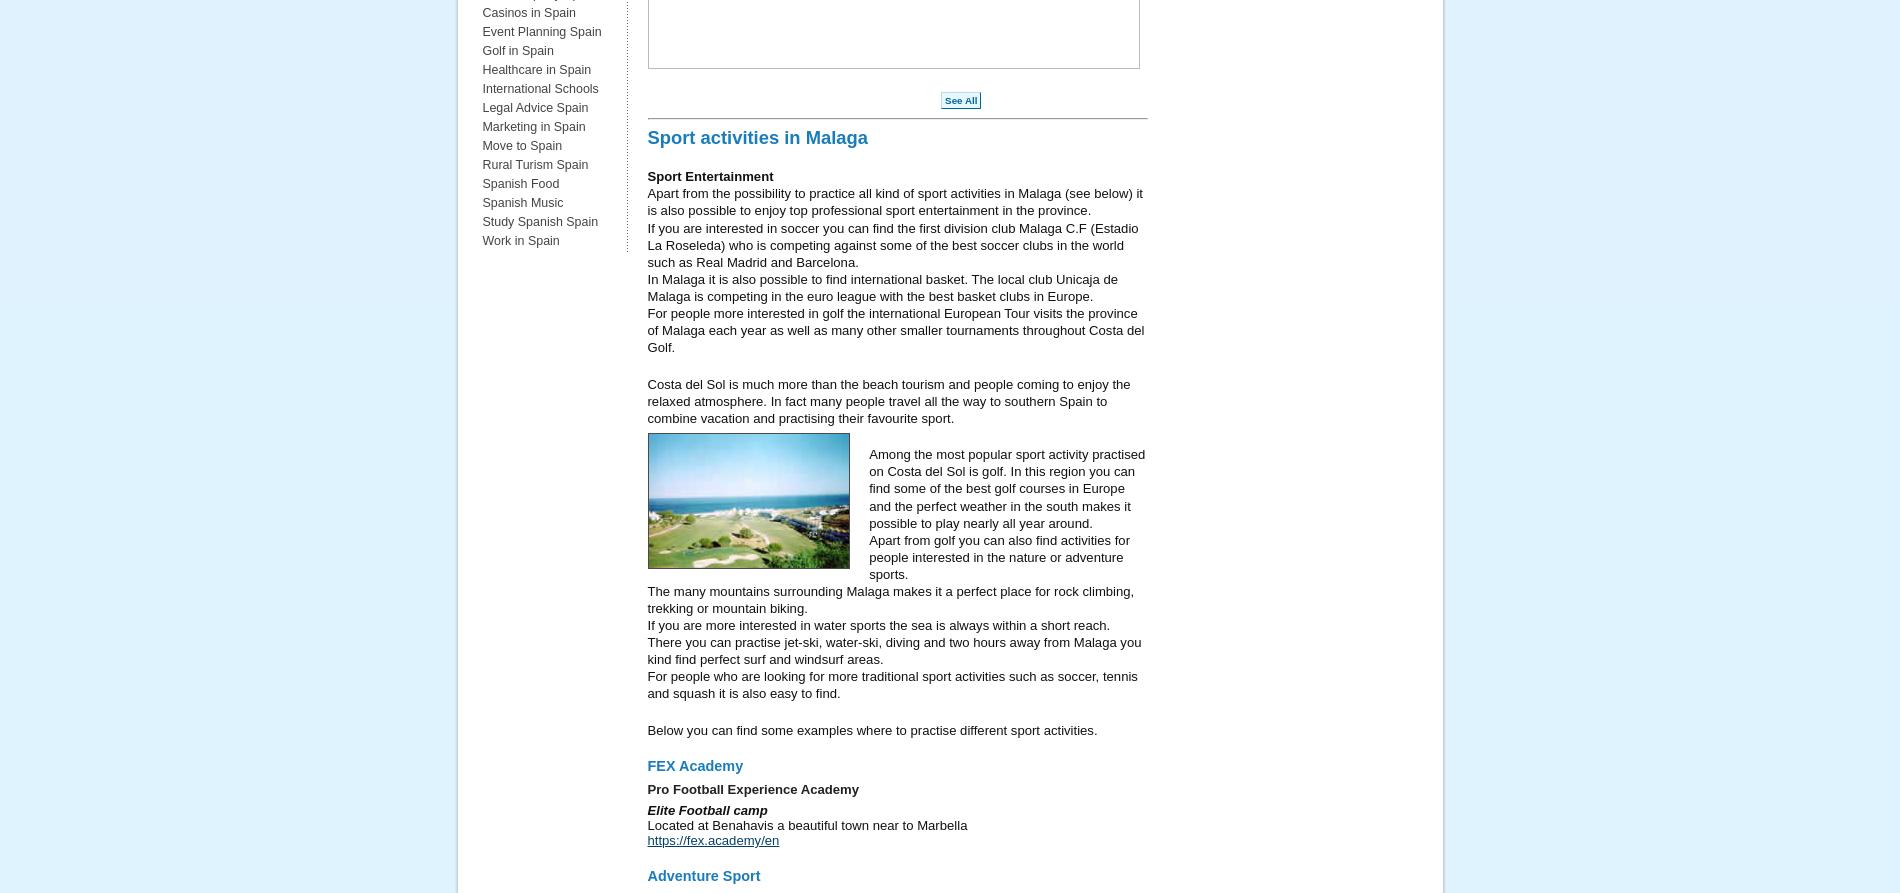  What do you see at coordinates (520, 182) in the screenshot?
I see `'Spanish Food'` at bounding box center [520, 182].